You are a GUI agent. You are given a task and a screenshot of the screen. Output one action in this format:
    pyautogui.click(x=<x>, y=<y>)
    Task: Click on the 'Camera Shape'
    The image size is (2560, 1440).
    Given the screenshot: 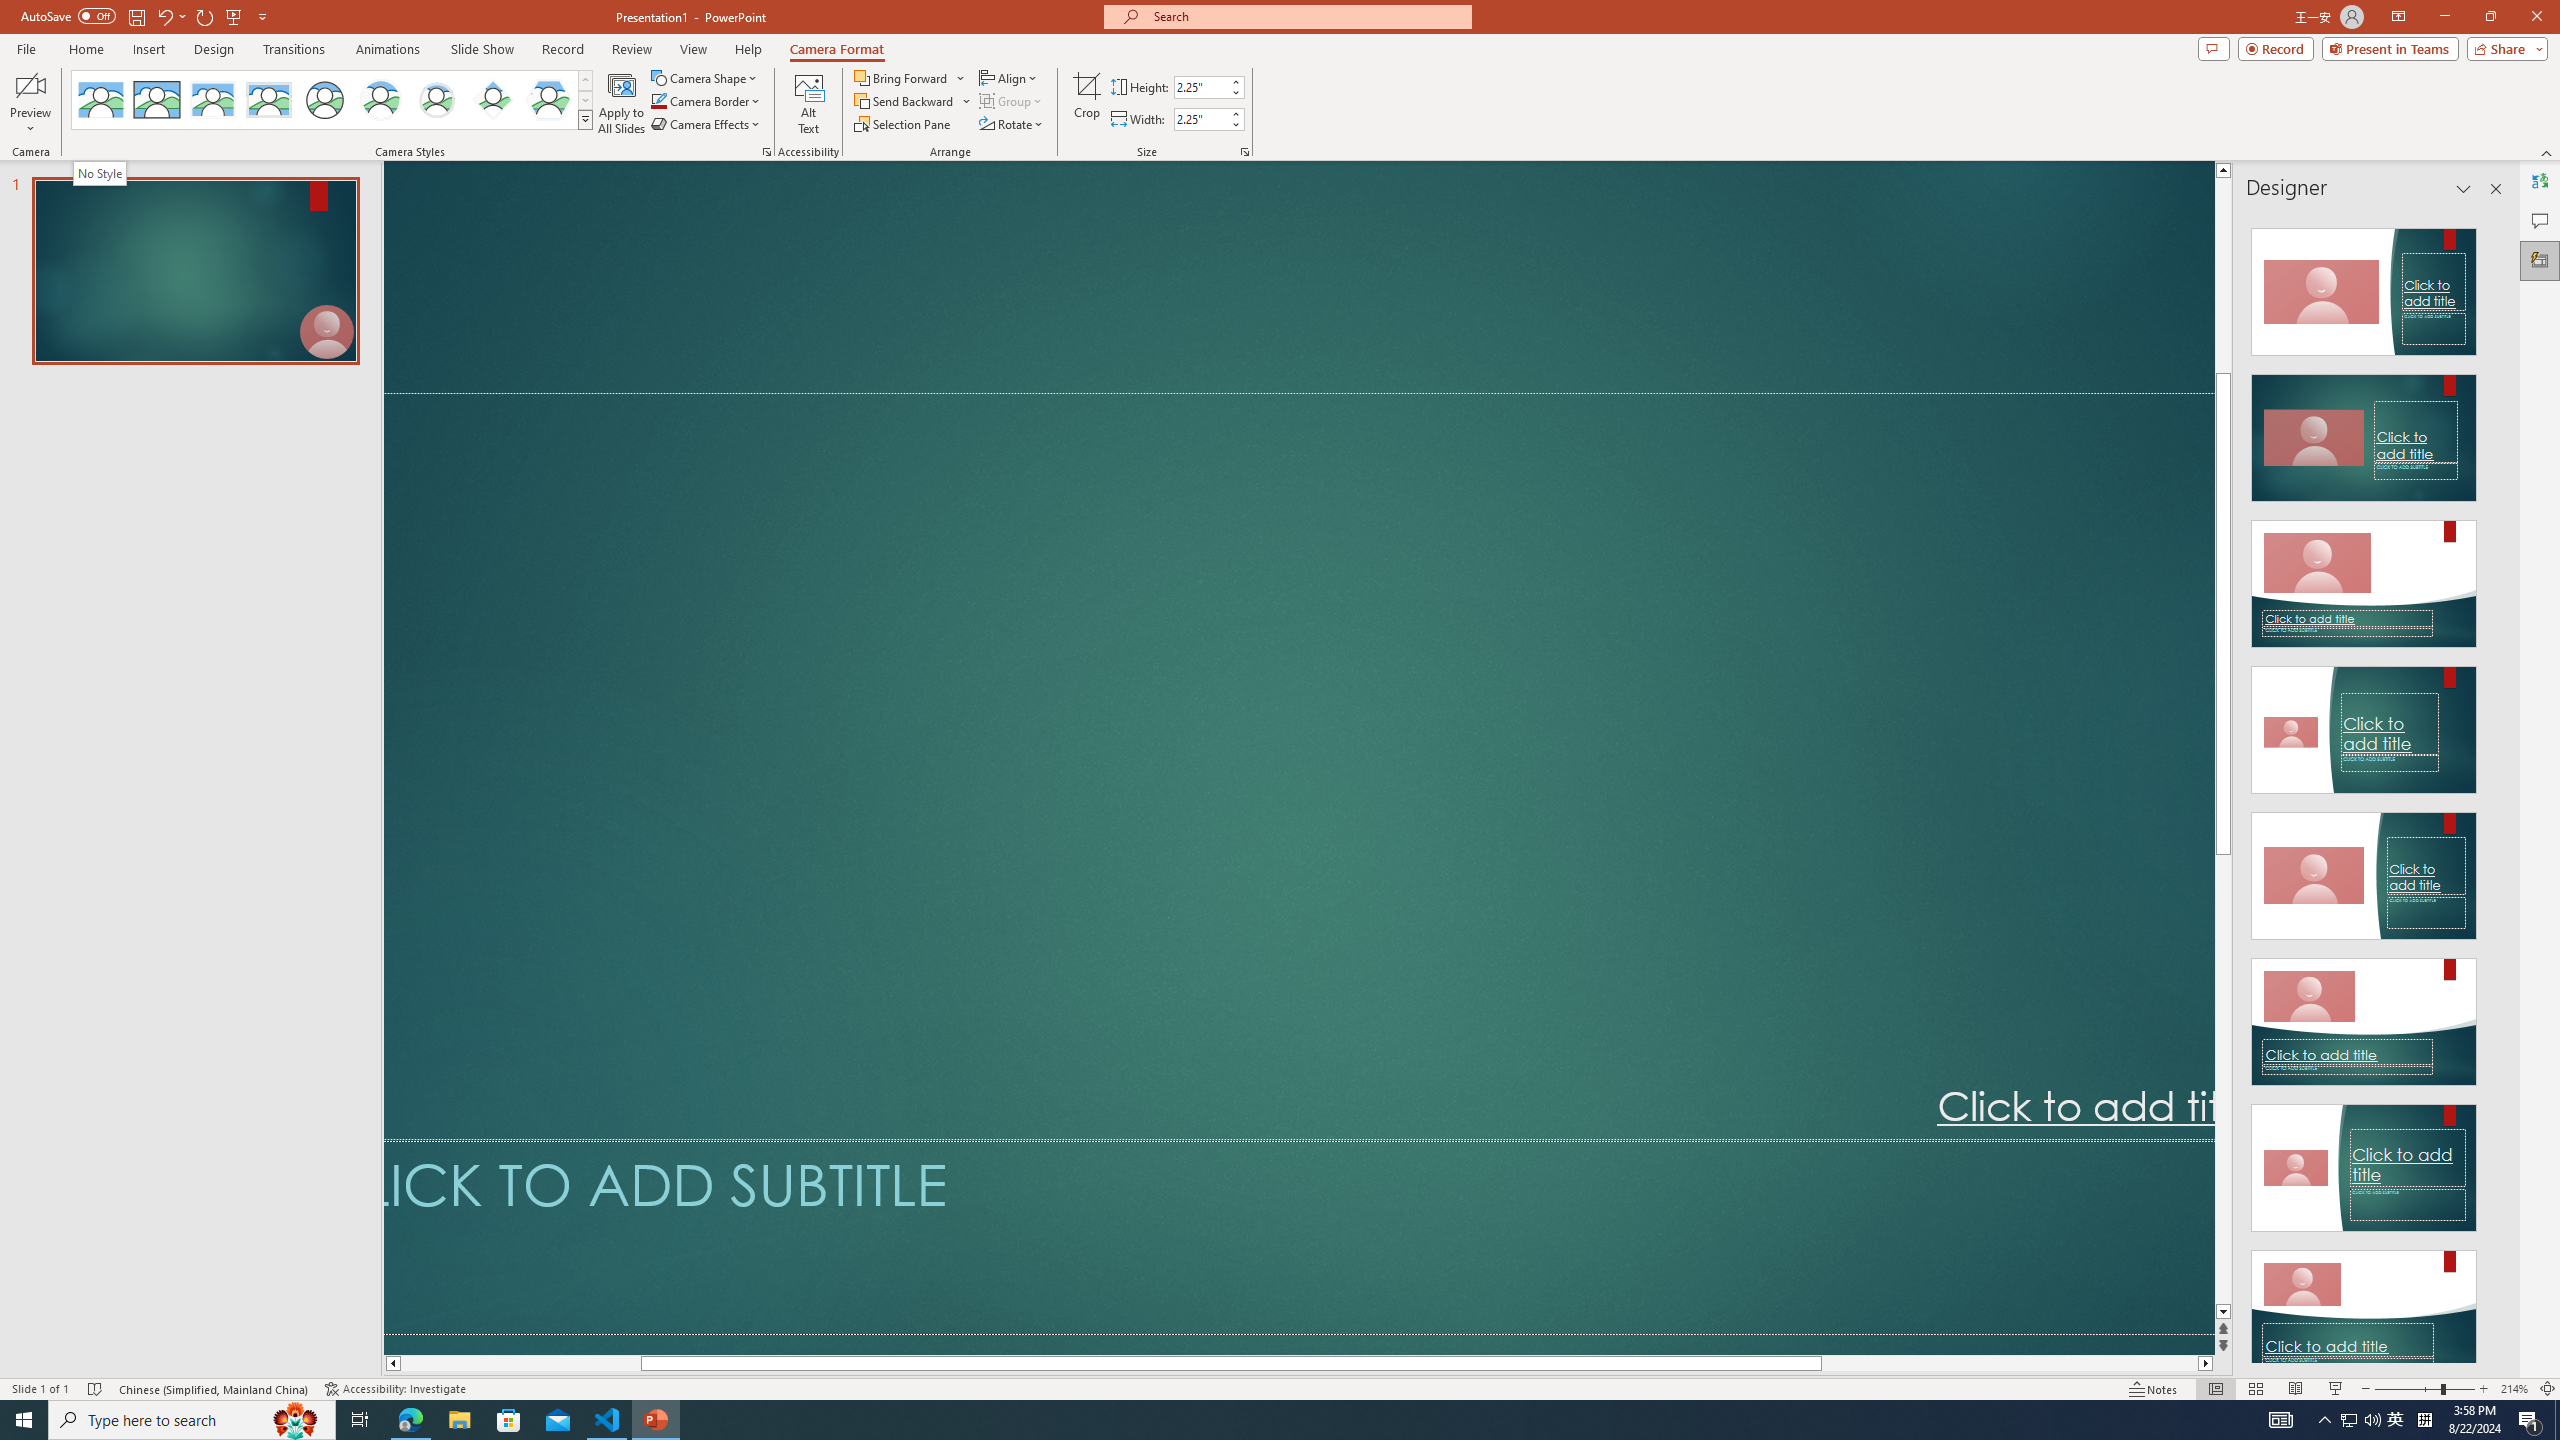 What is the action you would take?
    pyautogui.click(x=705, y=77)
    